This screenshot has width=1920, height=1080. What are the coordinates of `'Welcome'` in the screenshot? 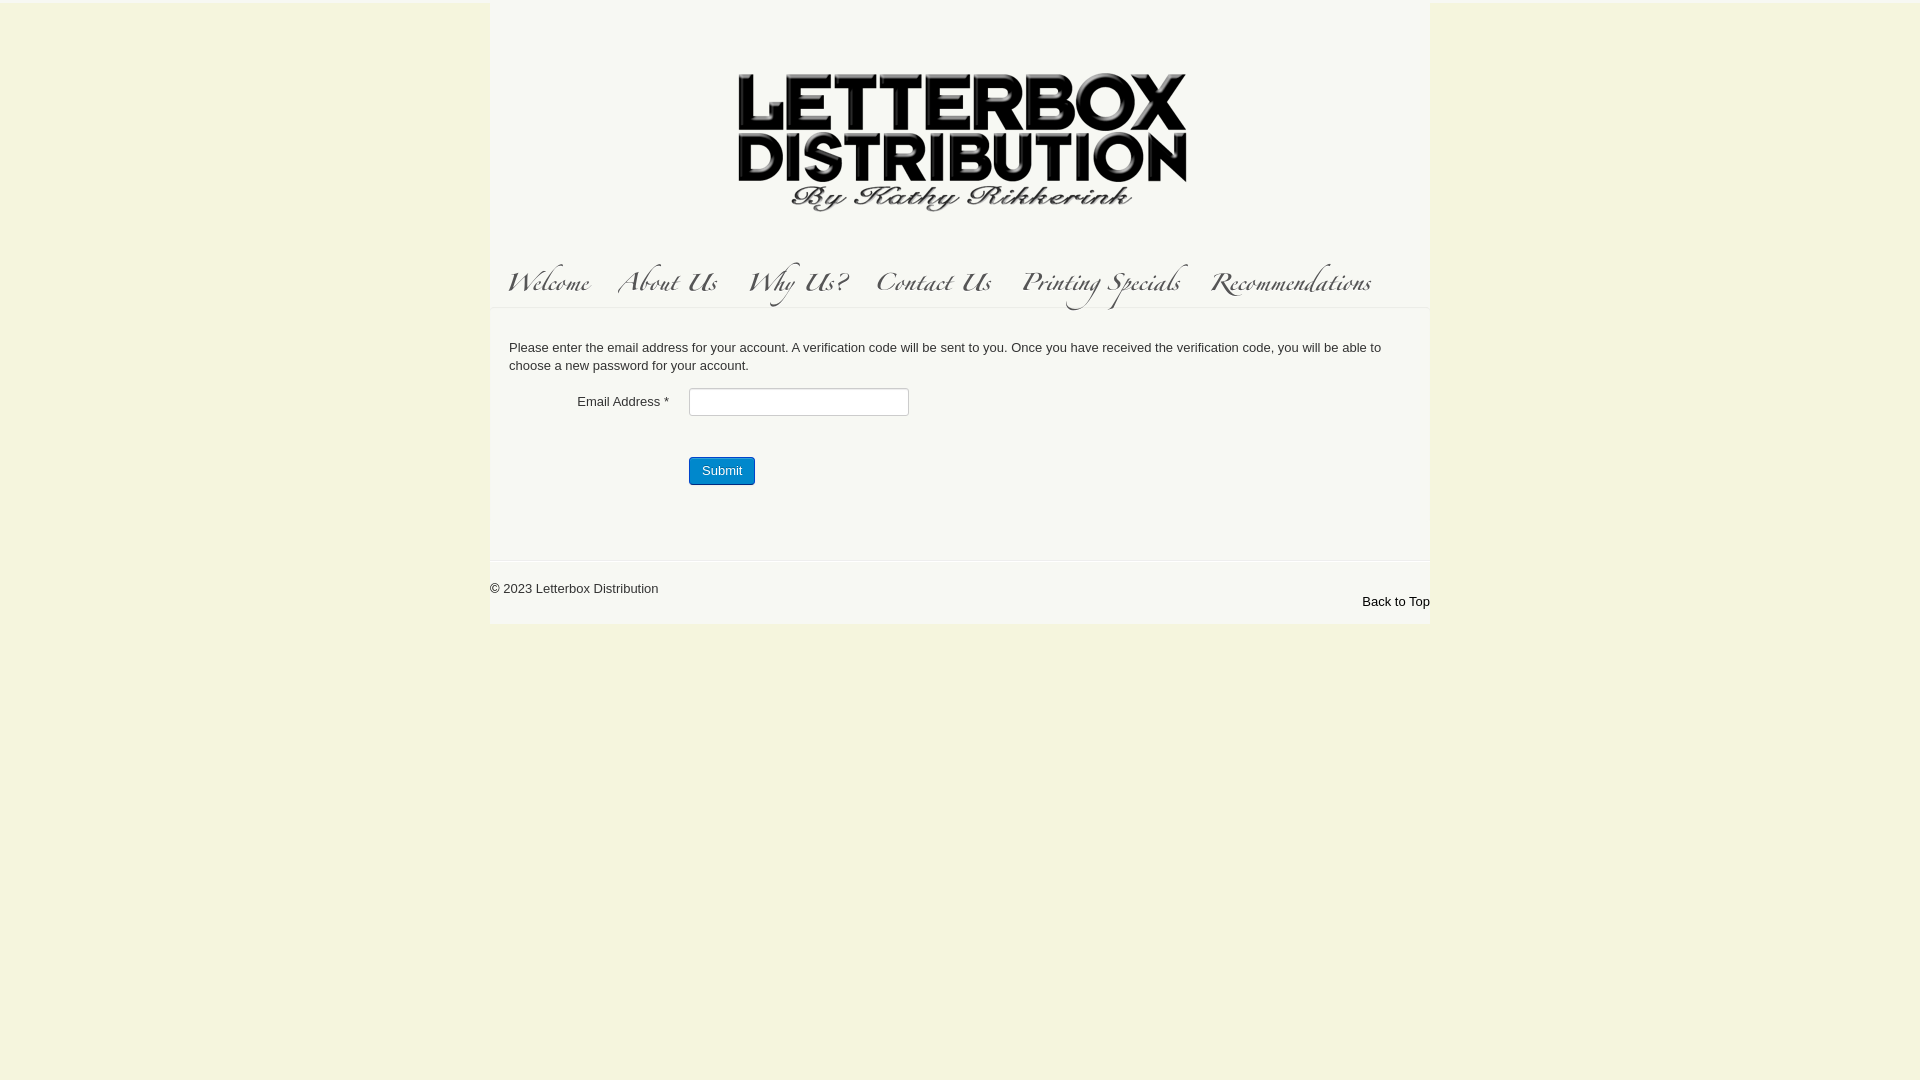 It's located at (546, 286).